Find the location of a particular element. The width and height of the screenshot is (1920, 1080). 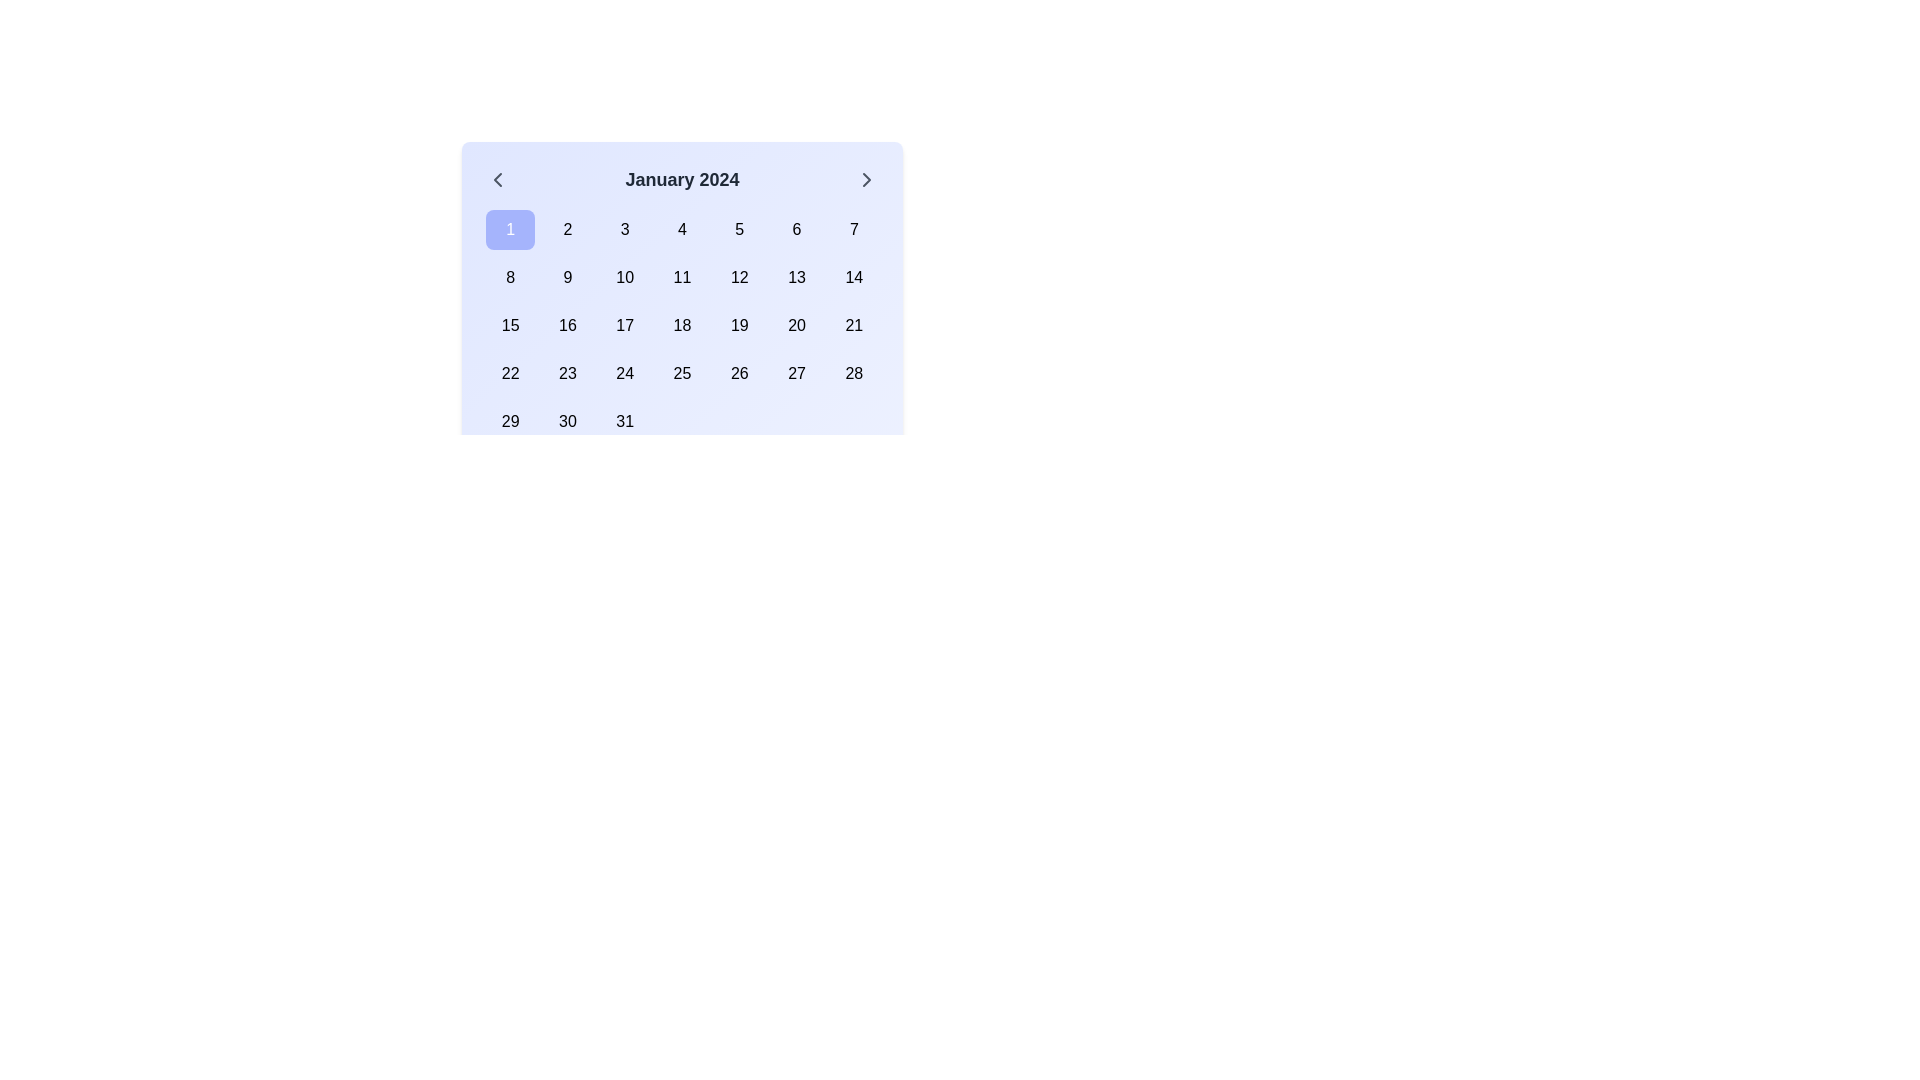

the left-pointing chevron button located to the left of the 'January 2024' calendar header is located at coordinates (498, 180).